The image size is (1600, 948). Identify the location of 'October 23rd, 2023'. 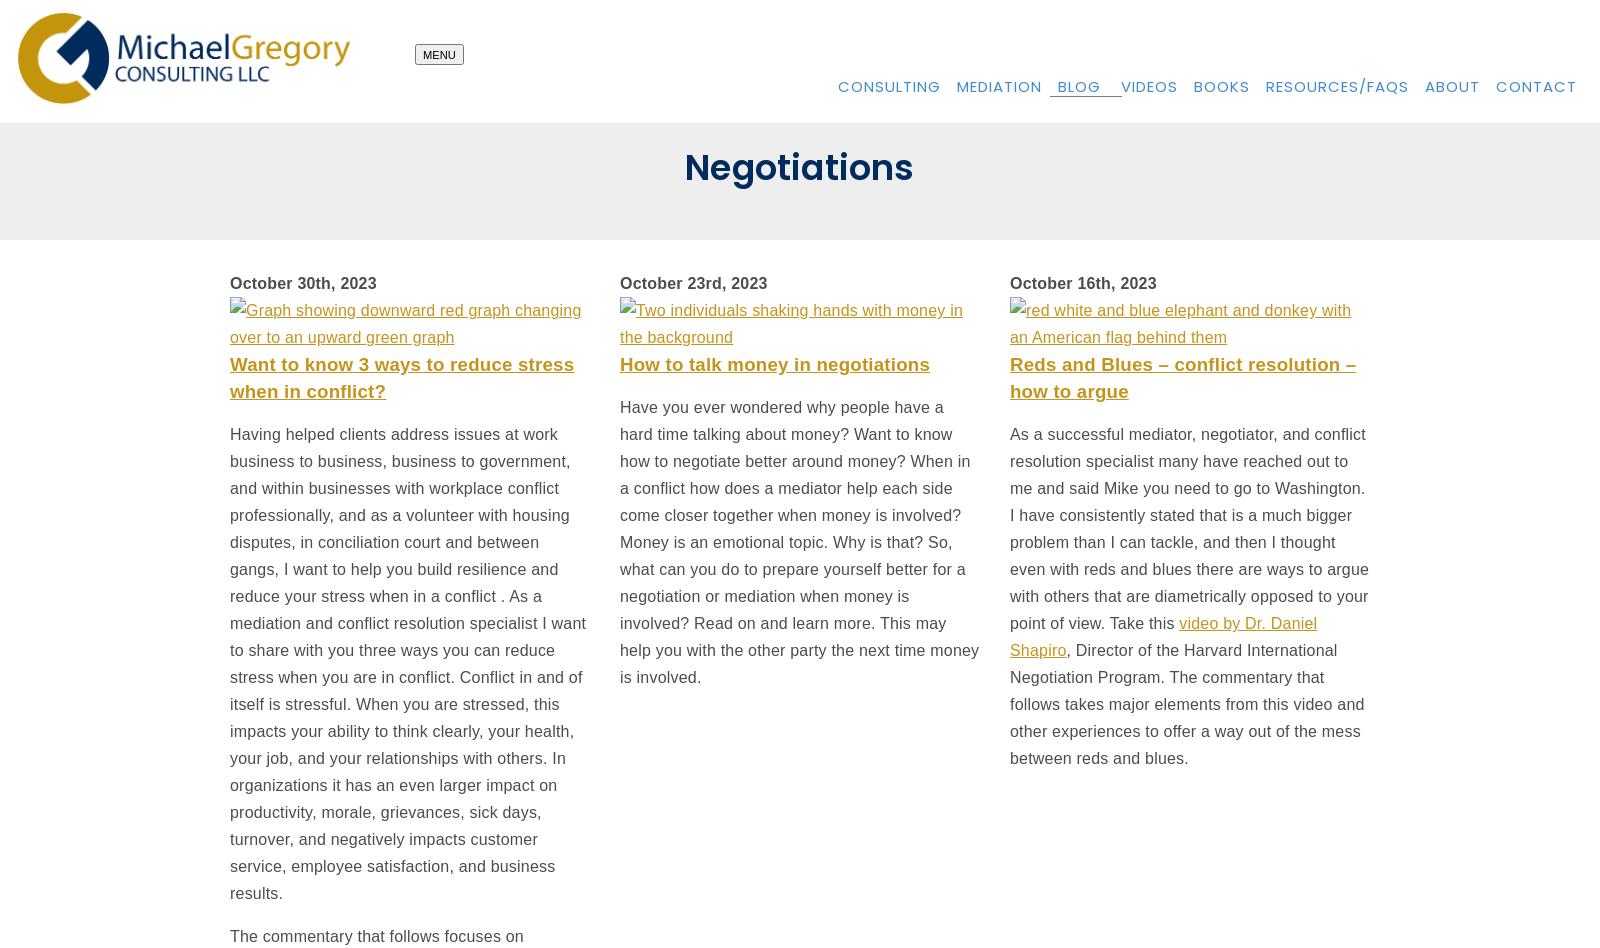
(693, 283).